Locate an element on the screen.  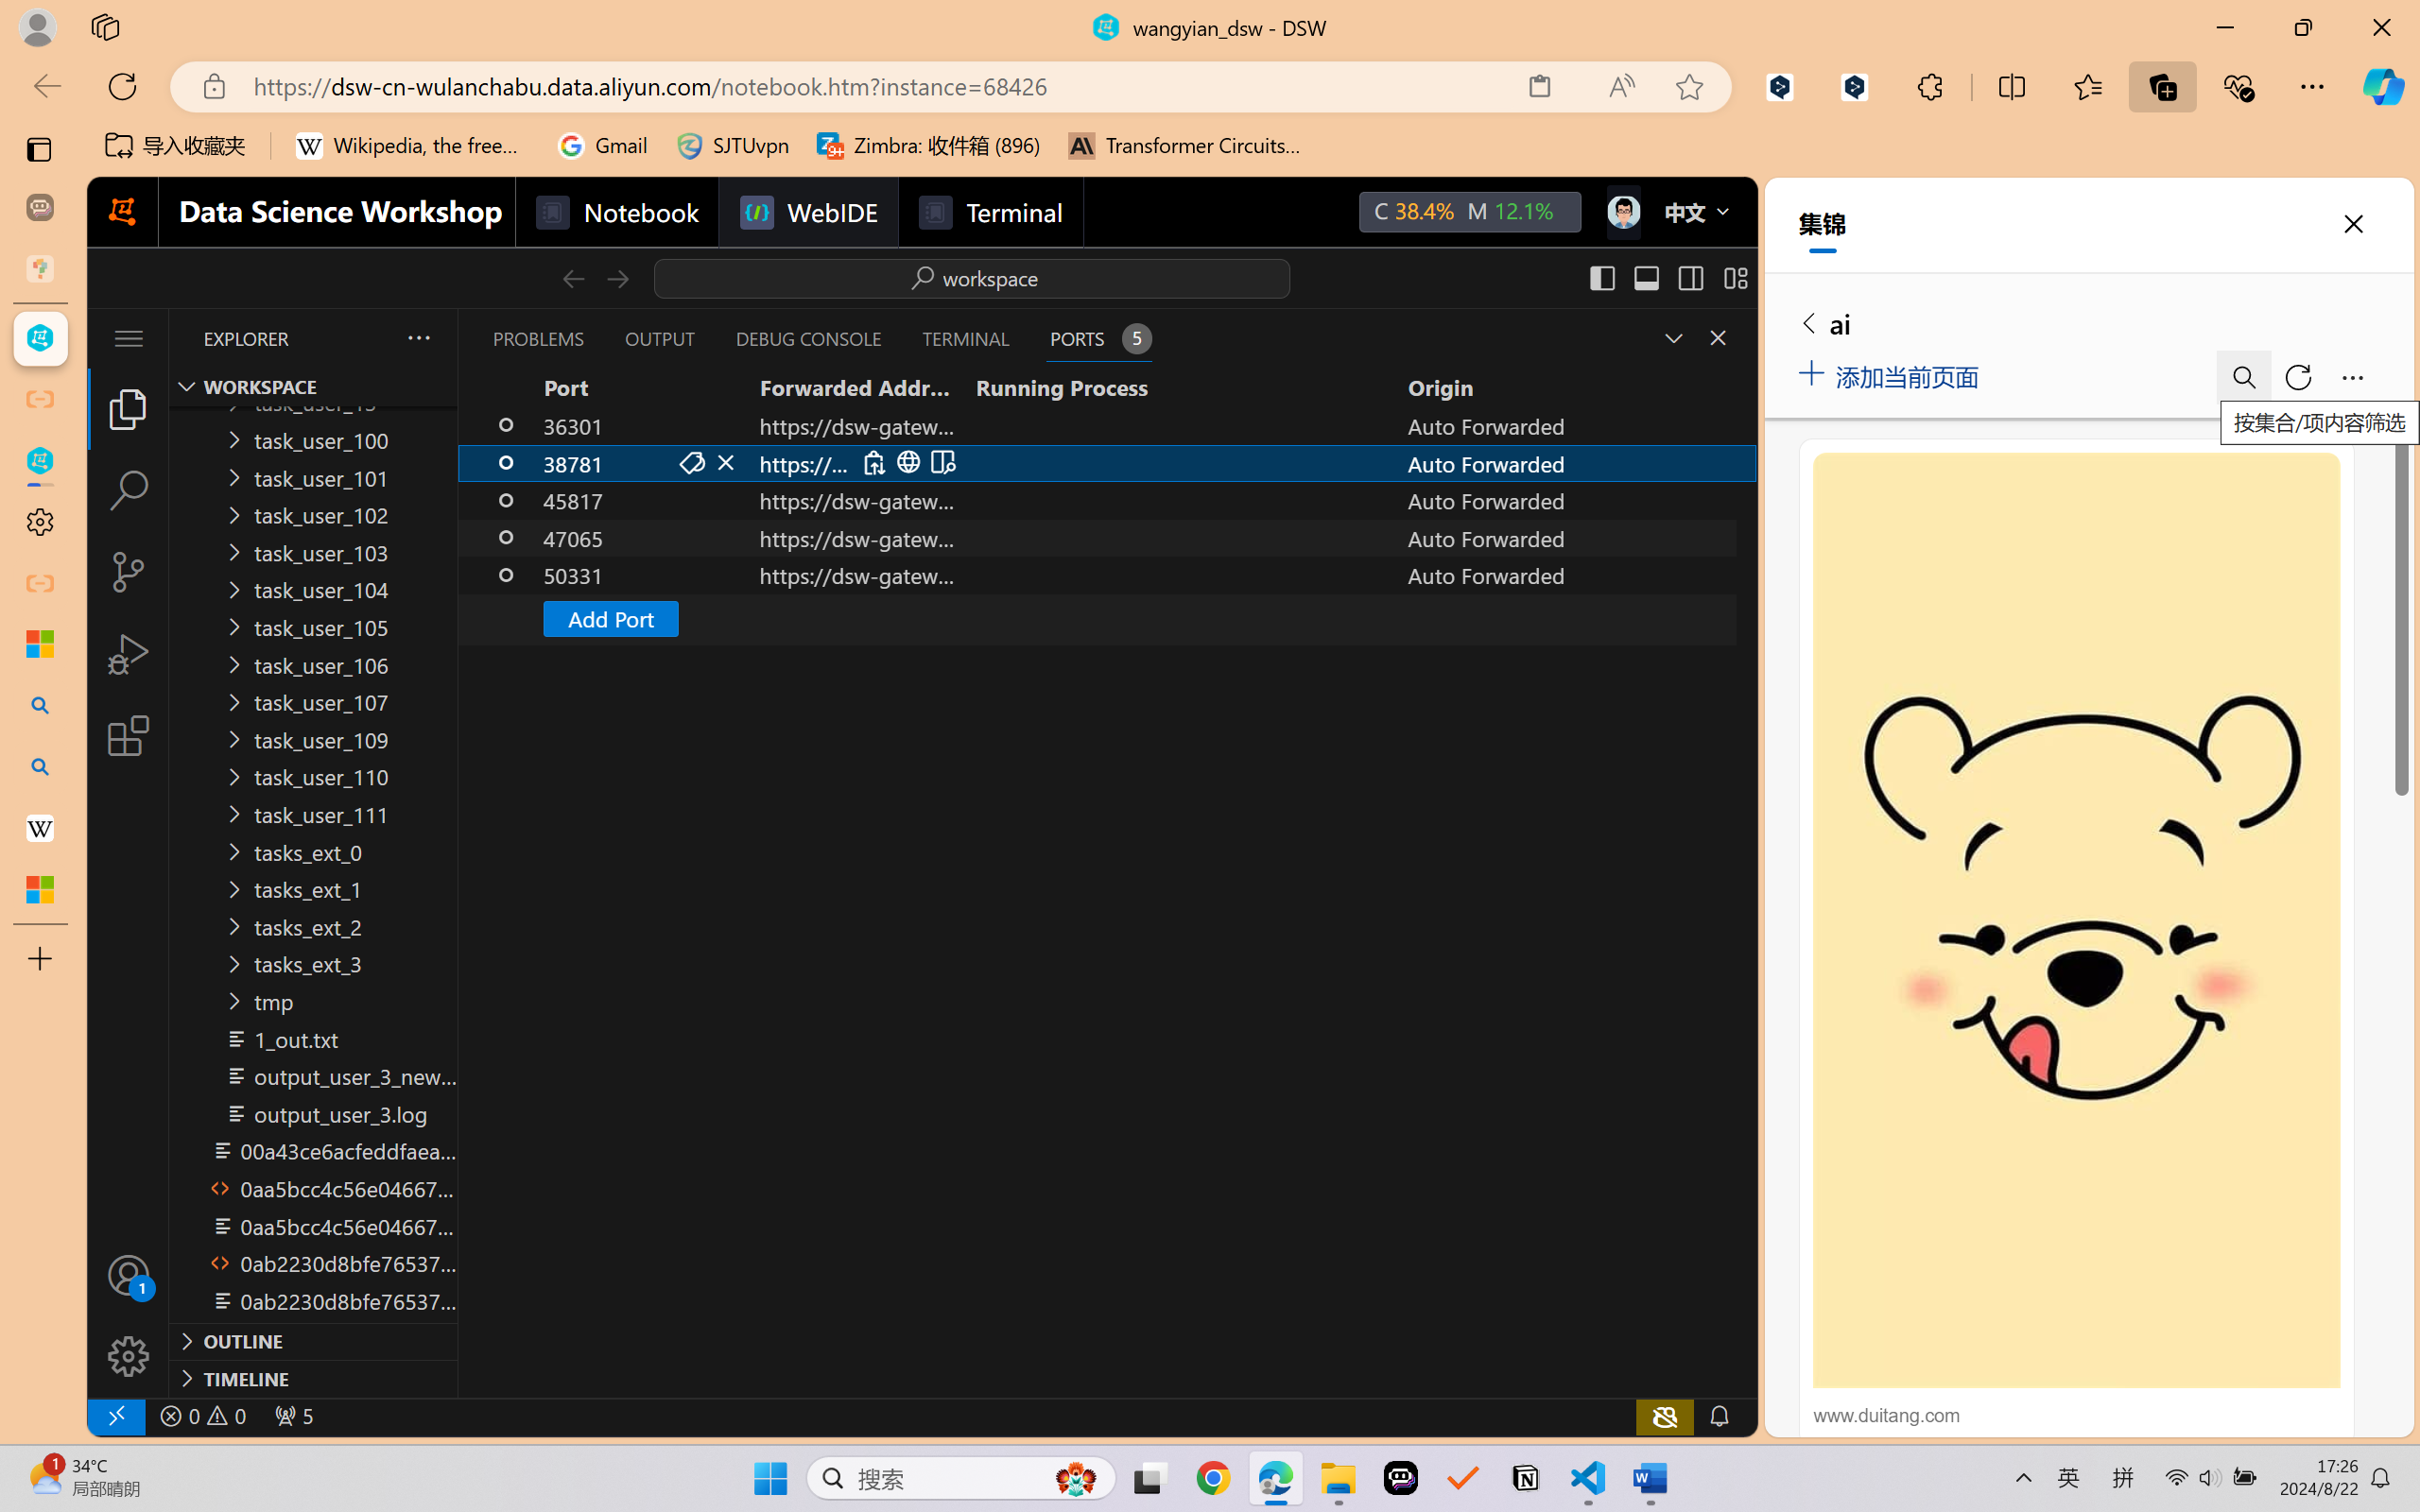
'Add Port' is located at coordinates (609, 618).